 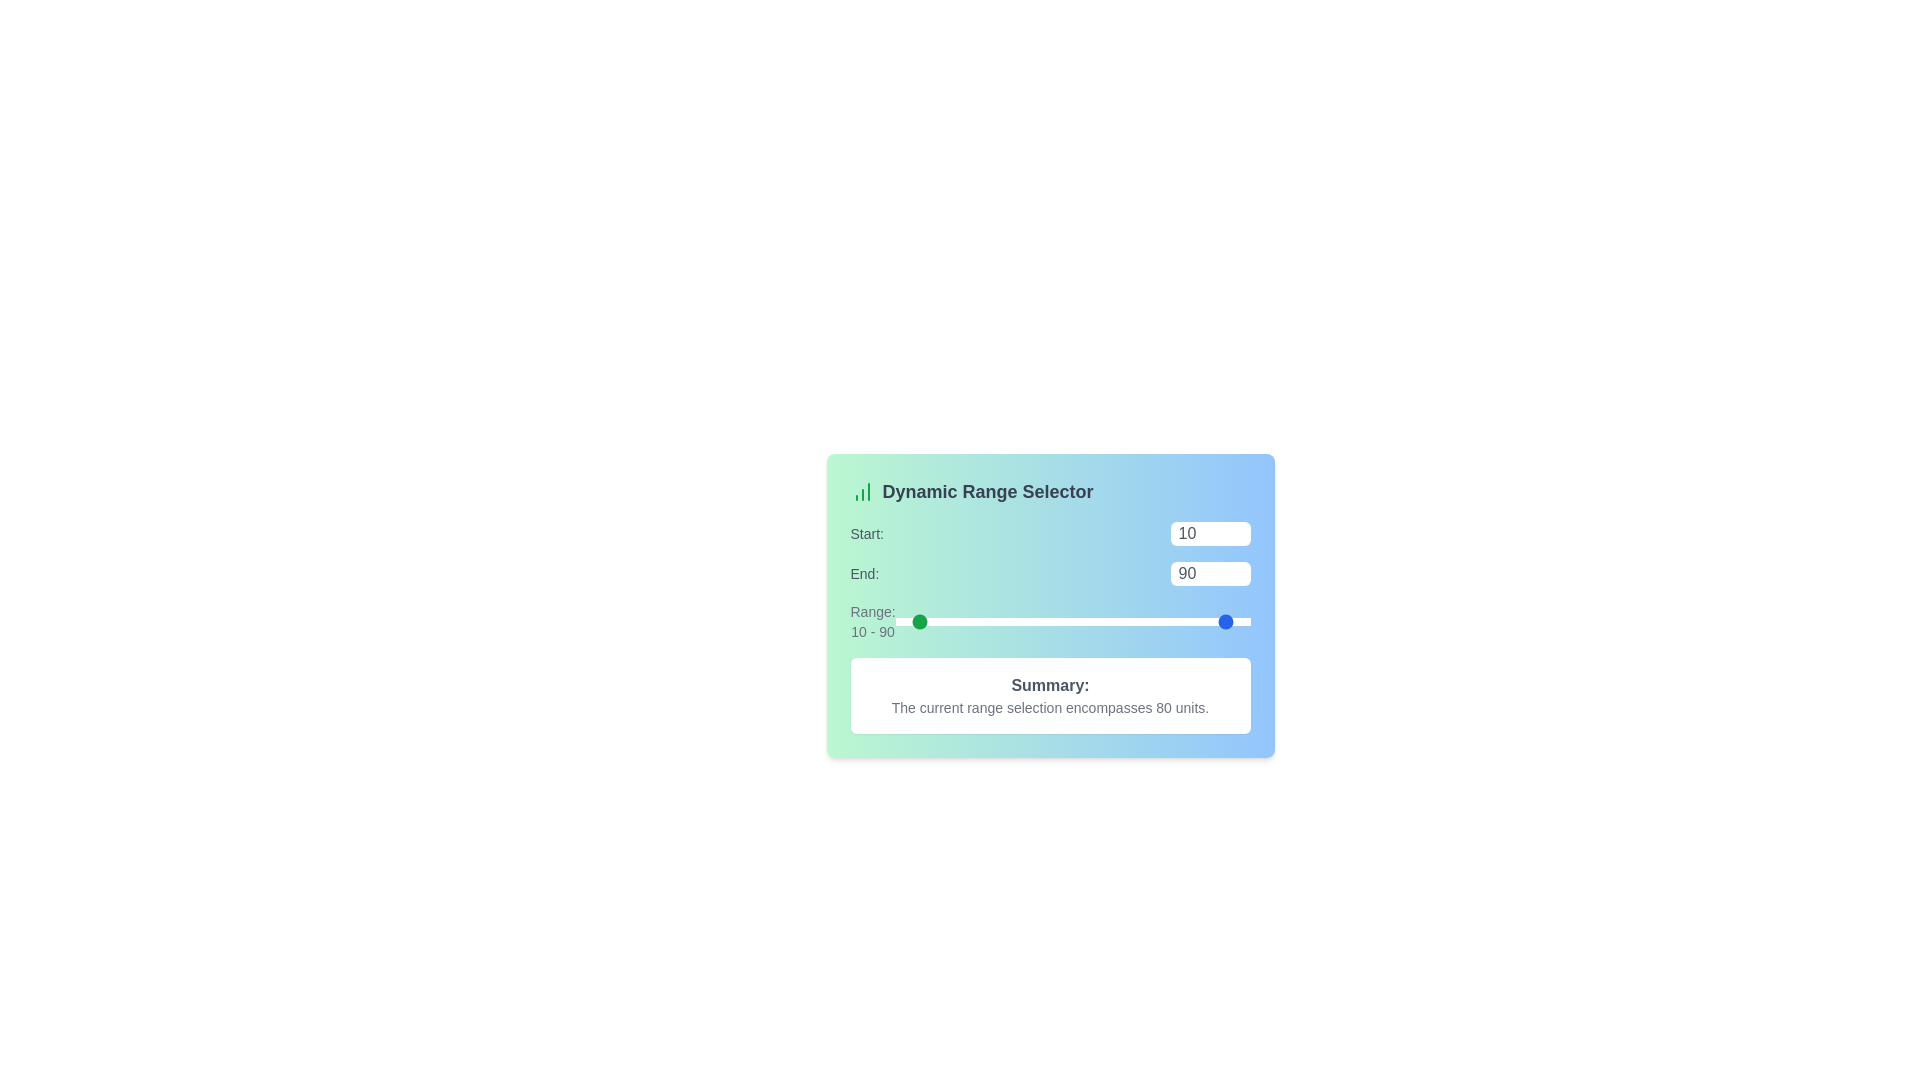 I want to click on the 'Start' range value to 64 using the input box, so click(x=1209, y=532).